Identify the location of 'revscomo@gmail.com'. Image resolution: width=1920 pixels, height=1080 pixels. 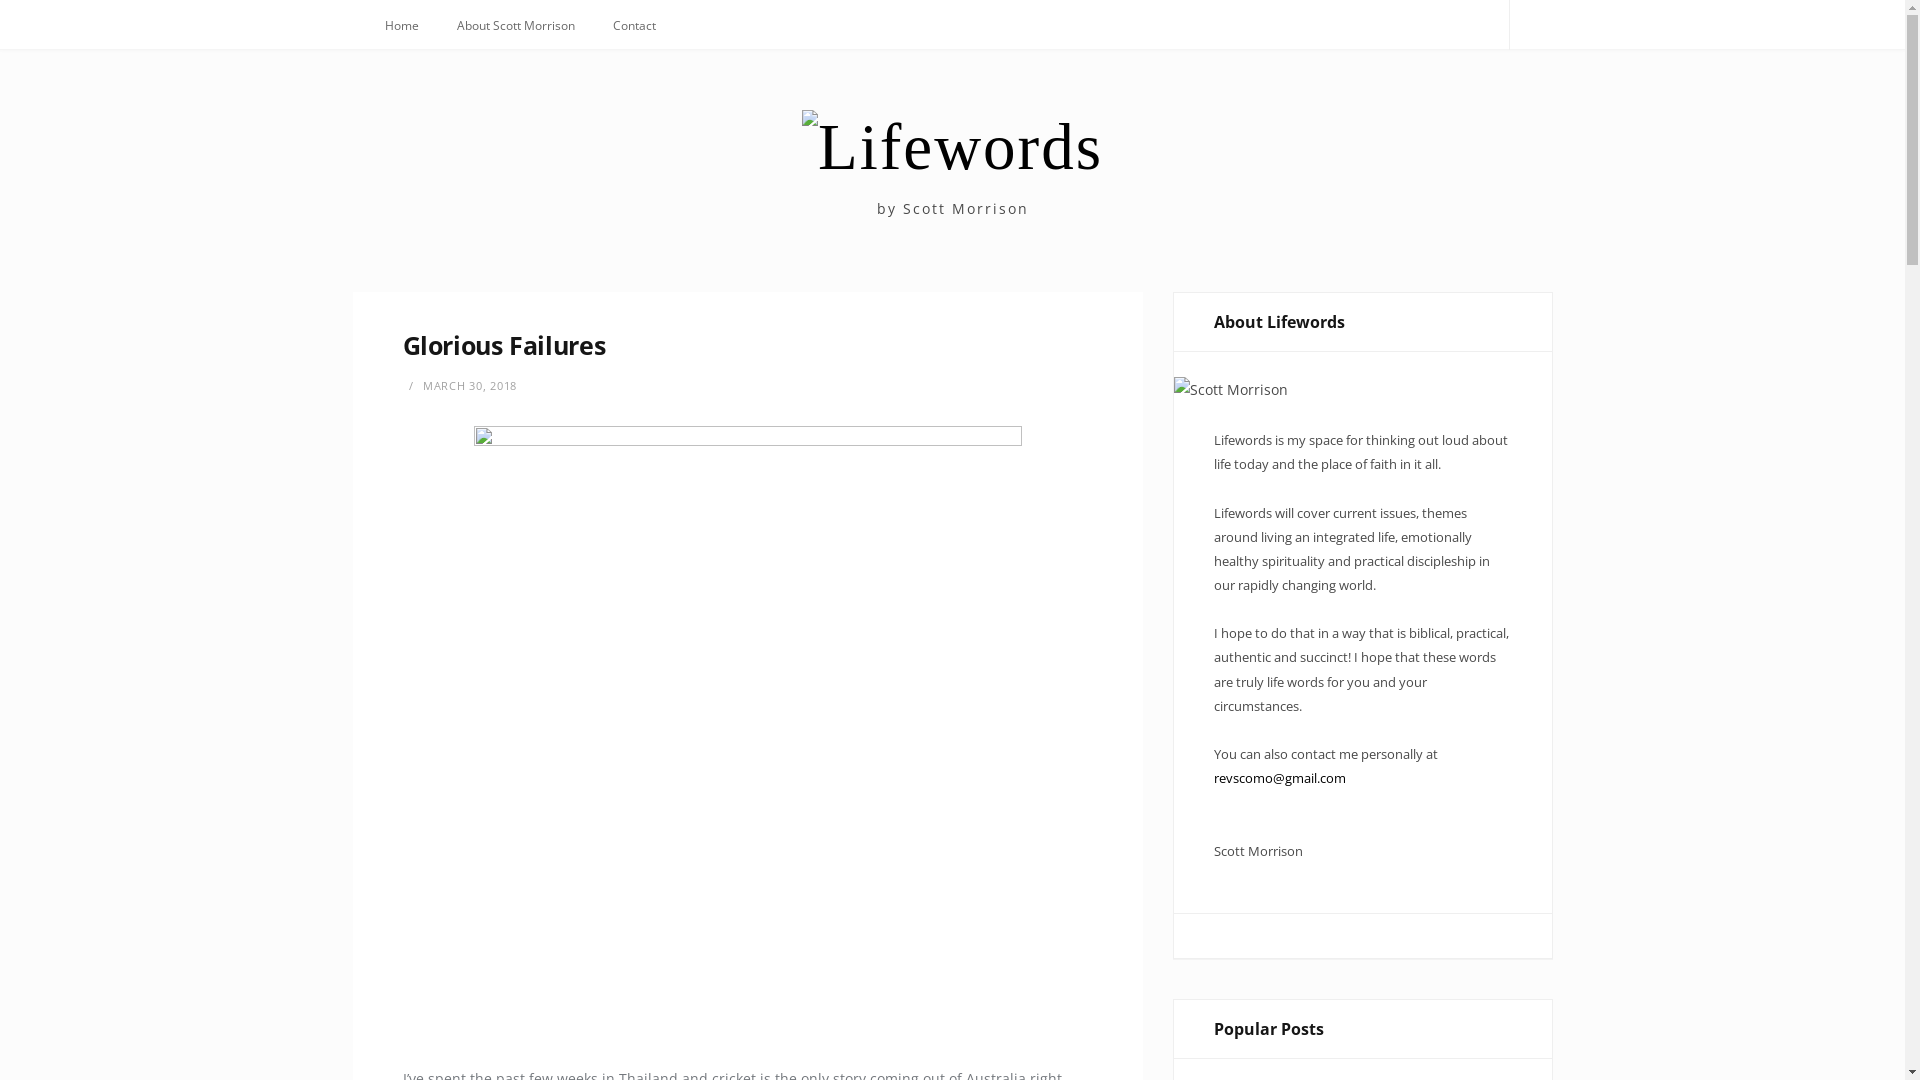
(1213, 777).